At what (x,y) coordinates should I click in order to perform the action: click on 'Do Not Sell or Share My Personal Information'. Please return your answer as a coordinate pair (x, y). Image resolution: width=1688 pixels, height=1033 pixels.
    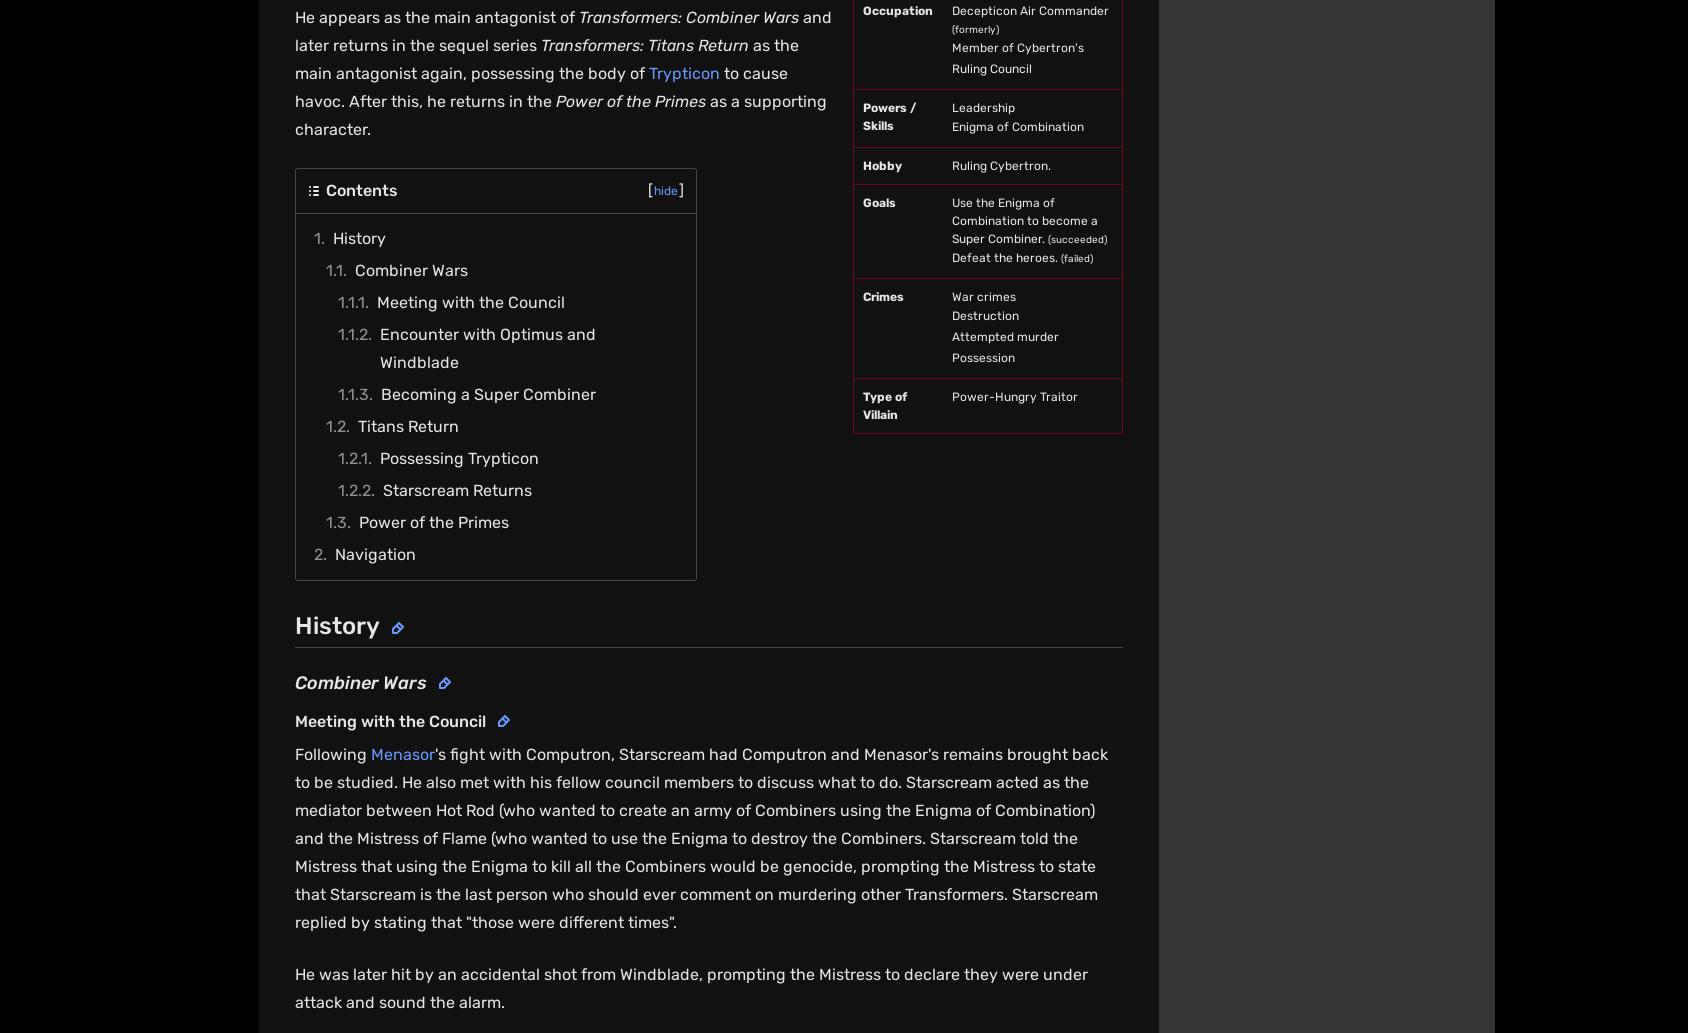
    Looking at the image, I should click on (991, 681).